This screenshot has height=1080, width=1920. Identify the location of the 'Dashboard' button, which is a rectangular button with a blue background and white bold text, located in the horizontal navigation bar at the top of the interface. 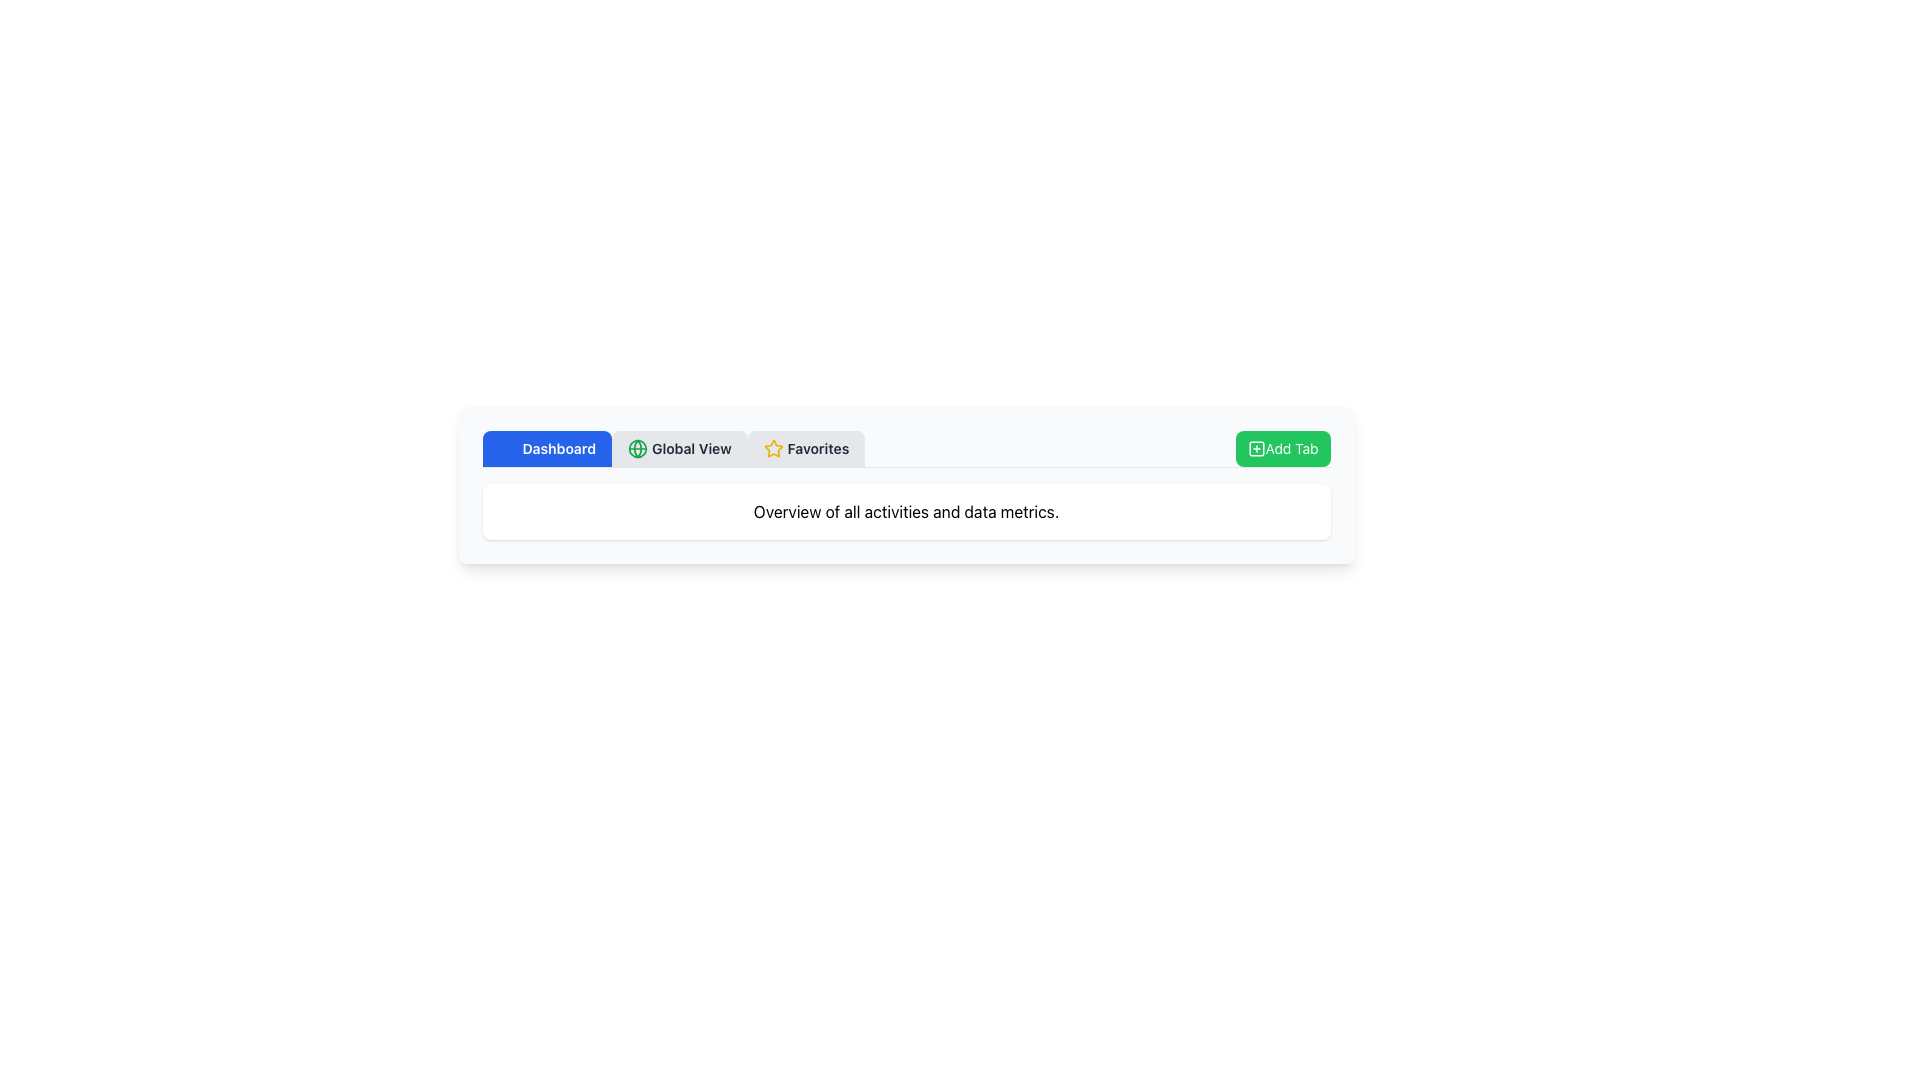
(547, 447).